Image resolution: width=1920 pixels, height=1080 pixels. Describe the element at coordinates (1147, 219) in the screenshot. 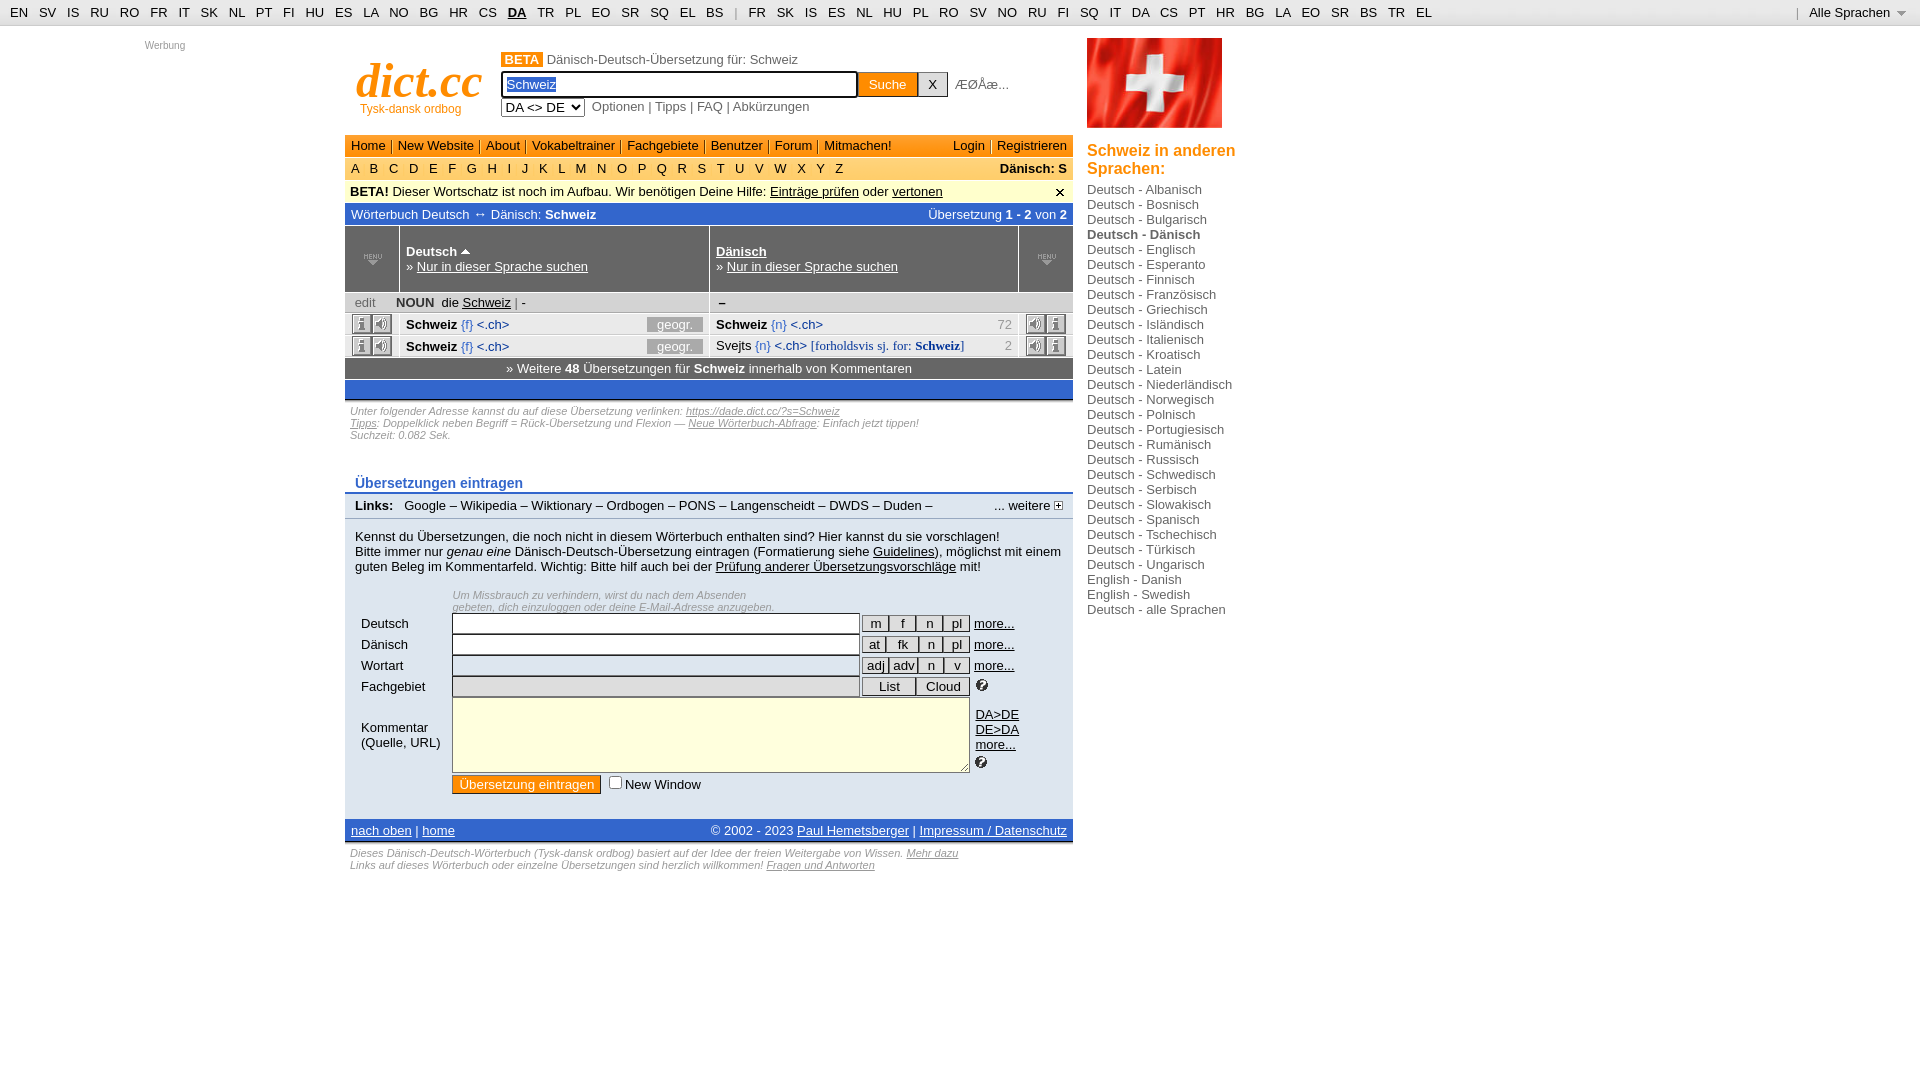

I see `'Deutsch - Bulgarisch'` at that location.